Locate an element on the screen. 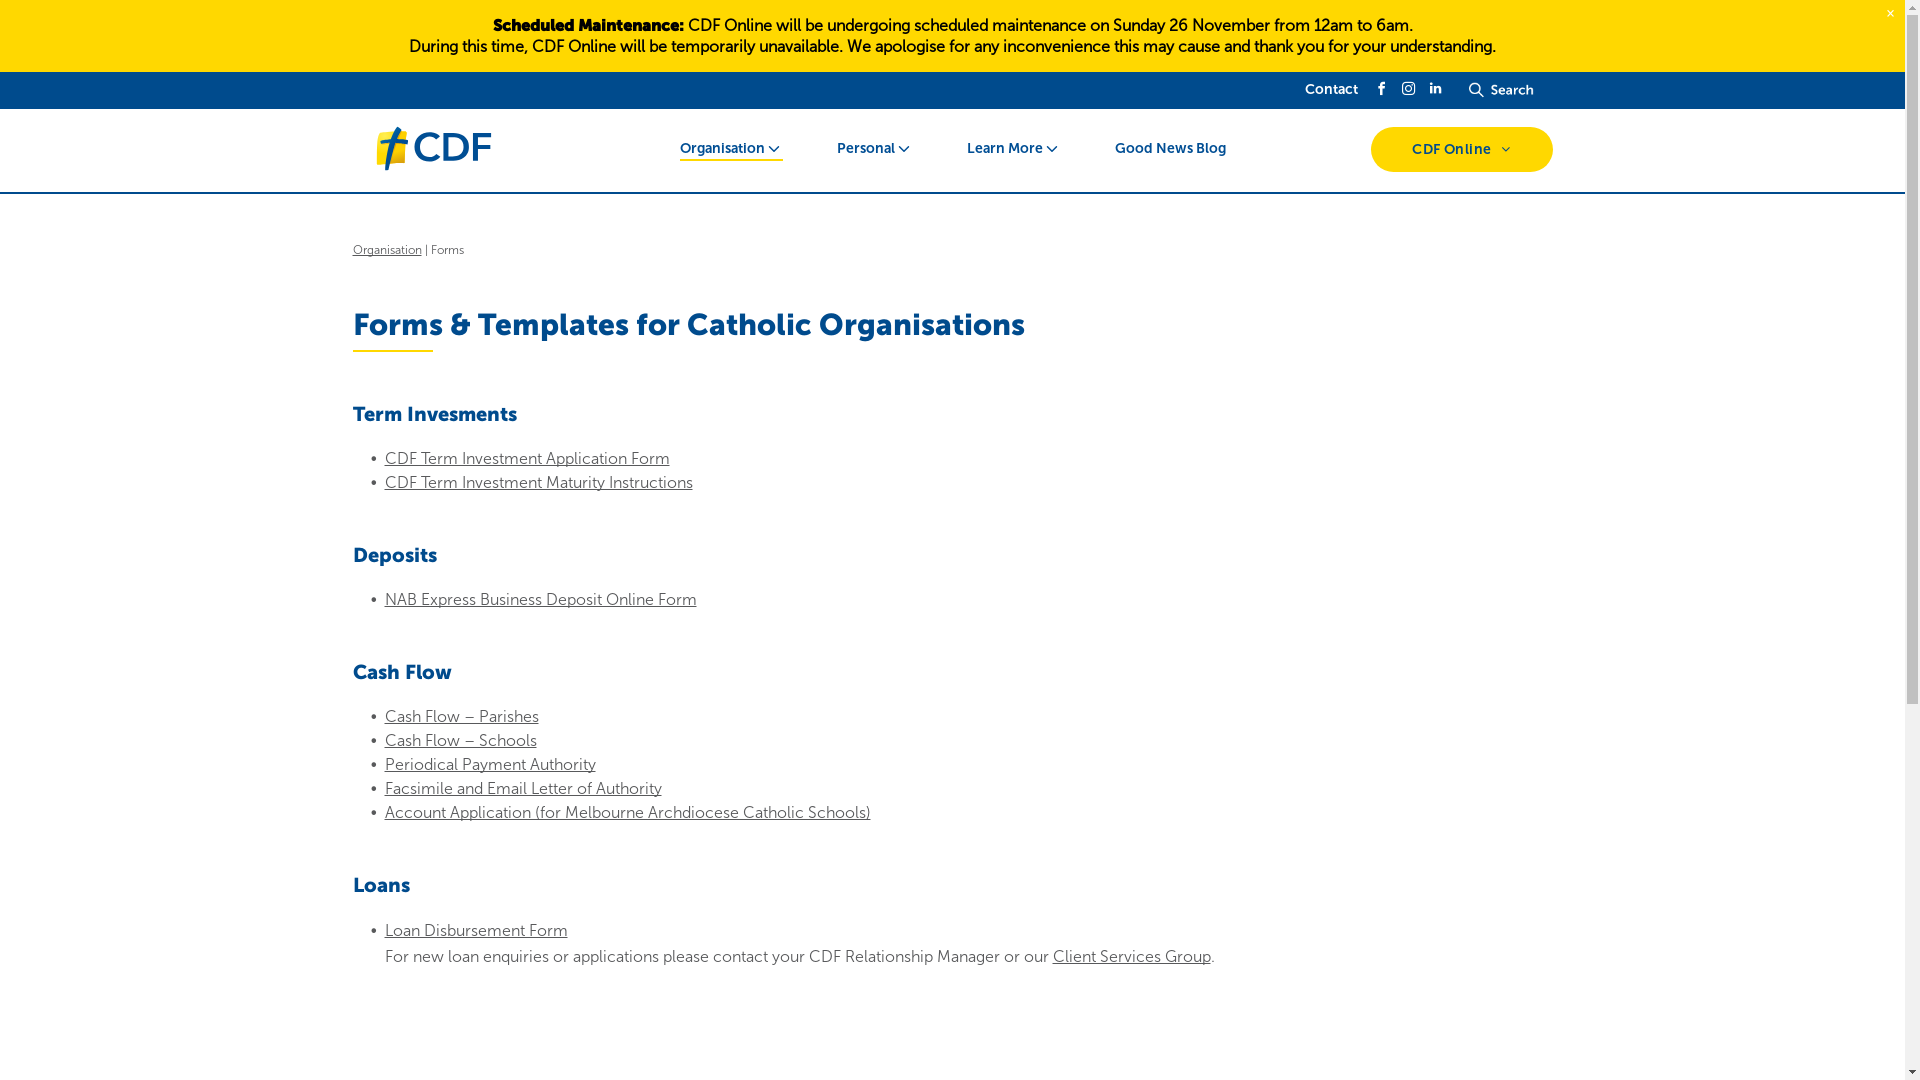 The height and width of the screenshot is (1080, 1920). 'Periodical Payment Authority' is located at coordinates (384, 764).